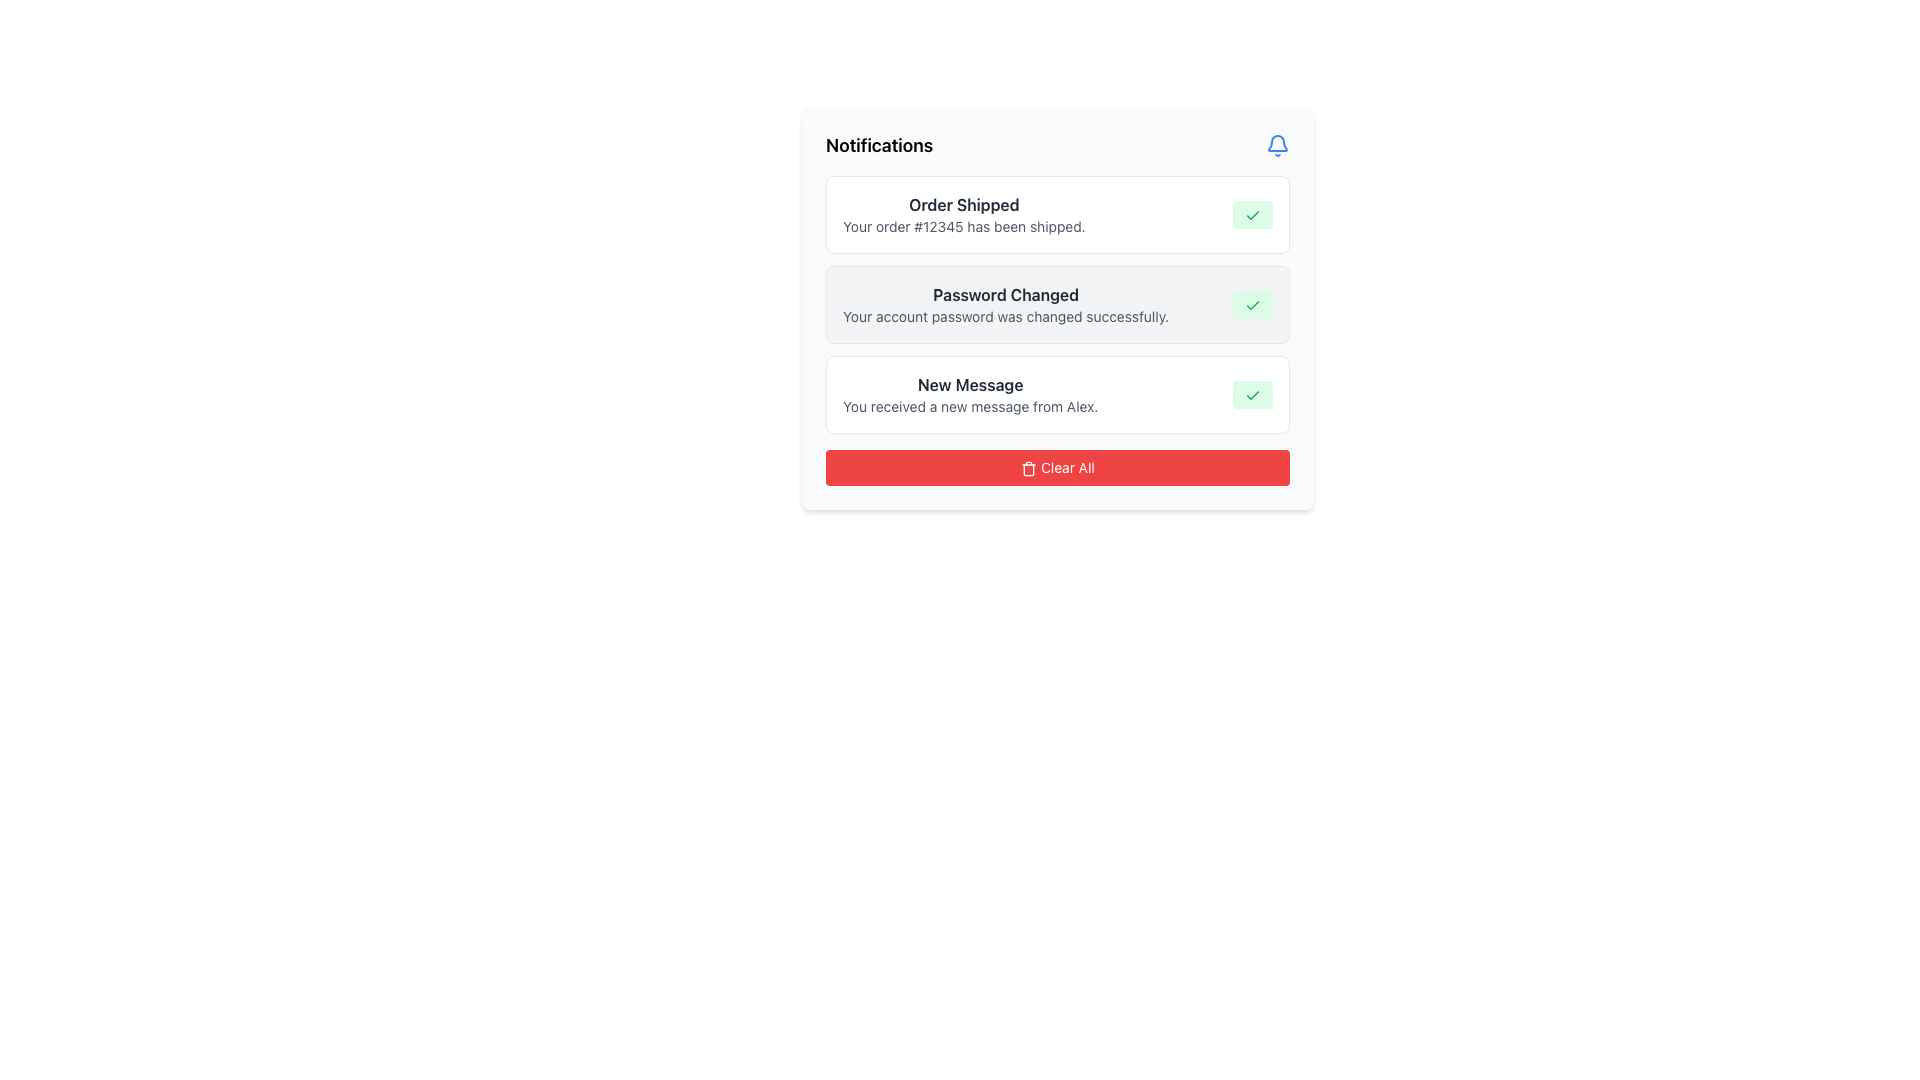 The image size is (1920, 1080). What do you see at coordinates (970, 394) in the screenshot?
I see `the notification text element that displays a message from 'Alex' stating 'New Message', which is the third item in a vertical list of notifications` at bounding box center [970, 394].